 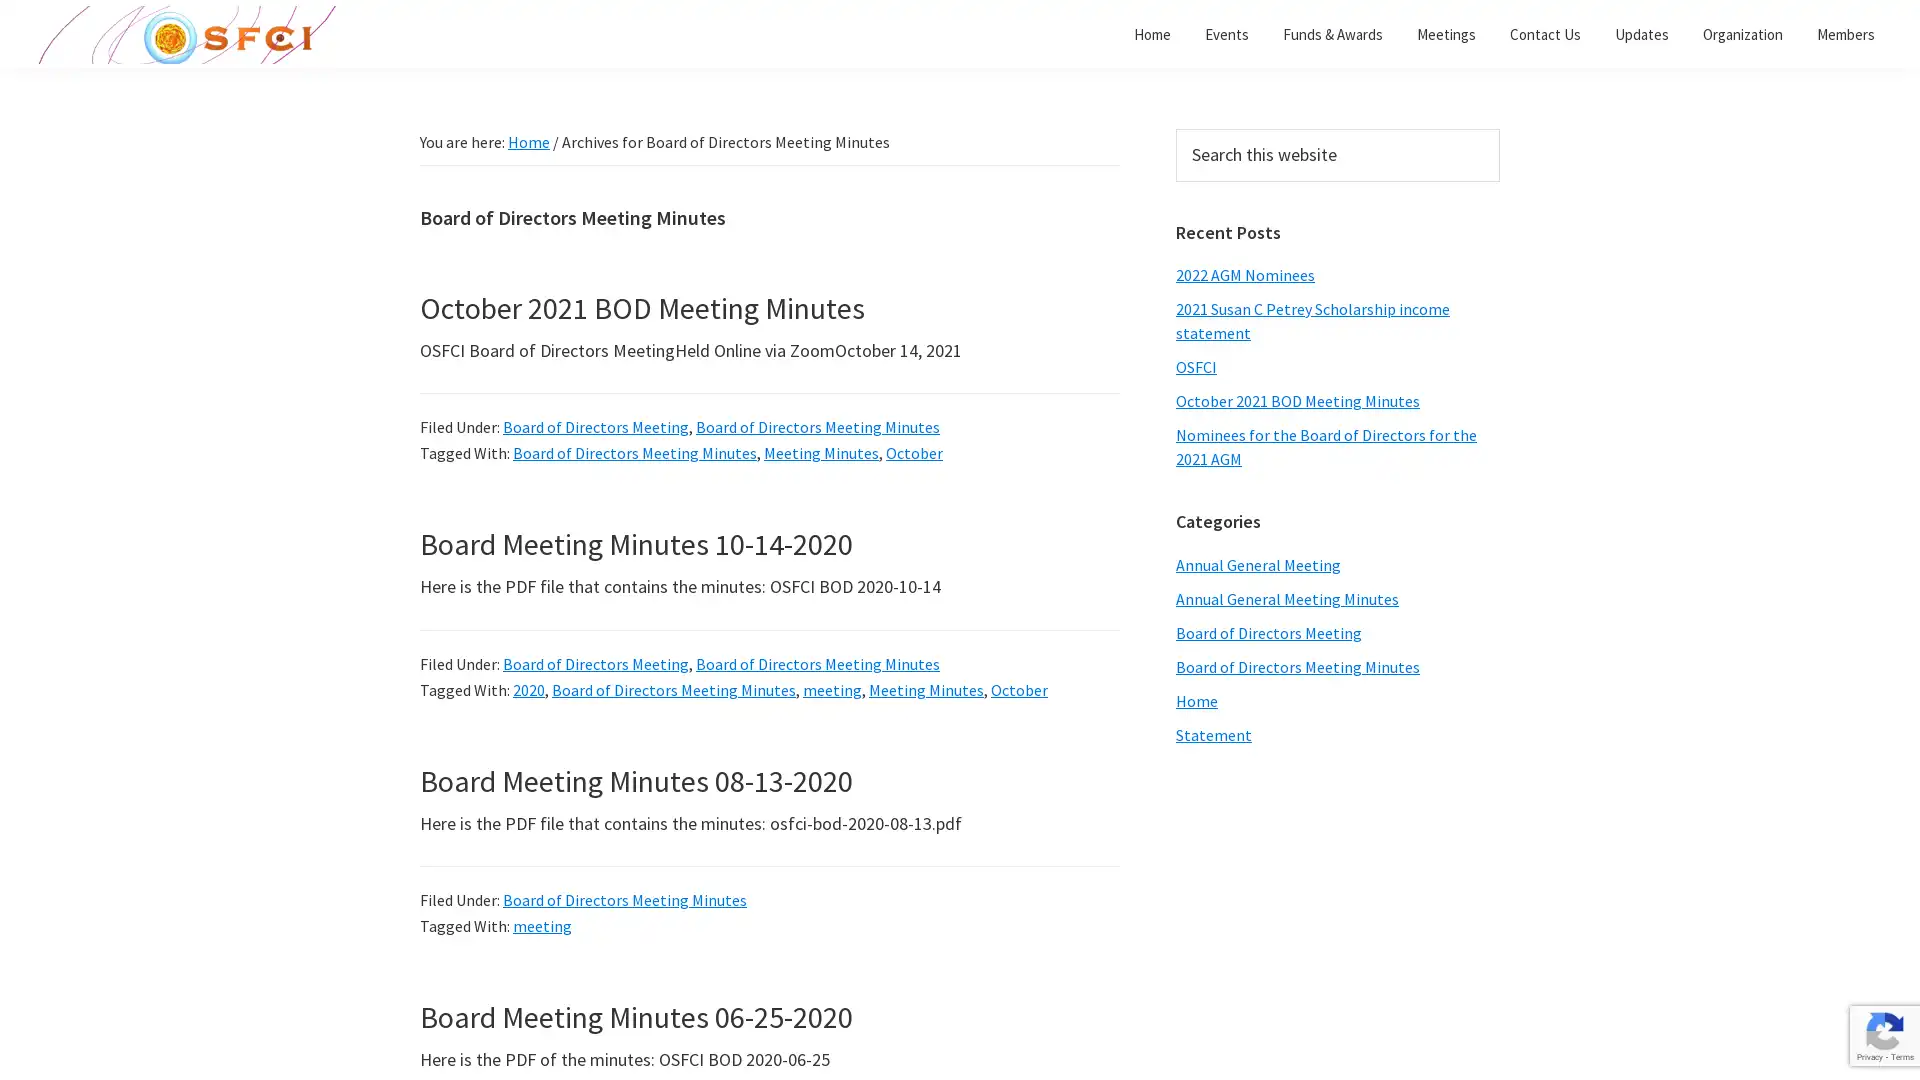 I want to click on Search, so click(x=1499, y=128).